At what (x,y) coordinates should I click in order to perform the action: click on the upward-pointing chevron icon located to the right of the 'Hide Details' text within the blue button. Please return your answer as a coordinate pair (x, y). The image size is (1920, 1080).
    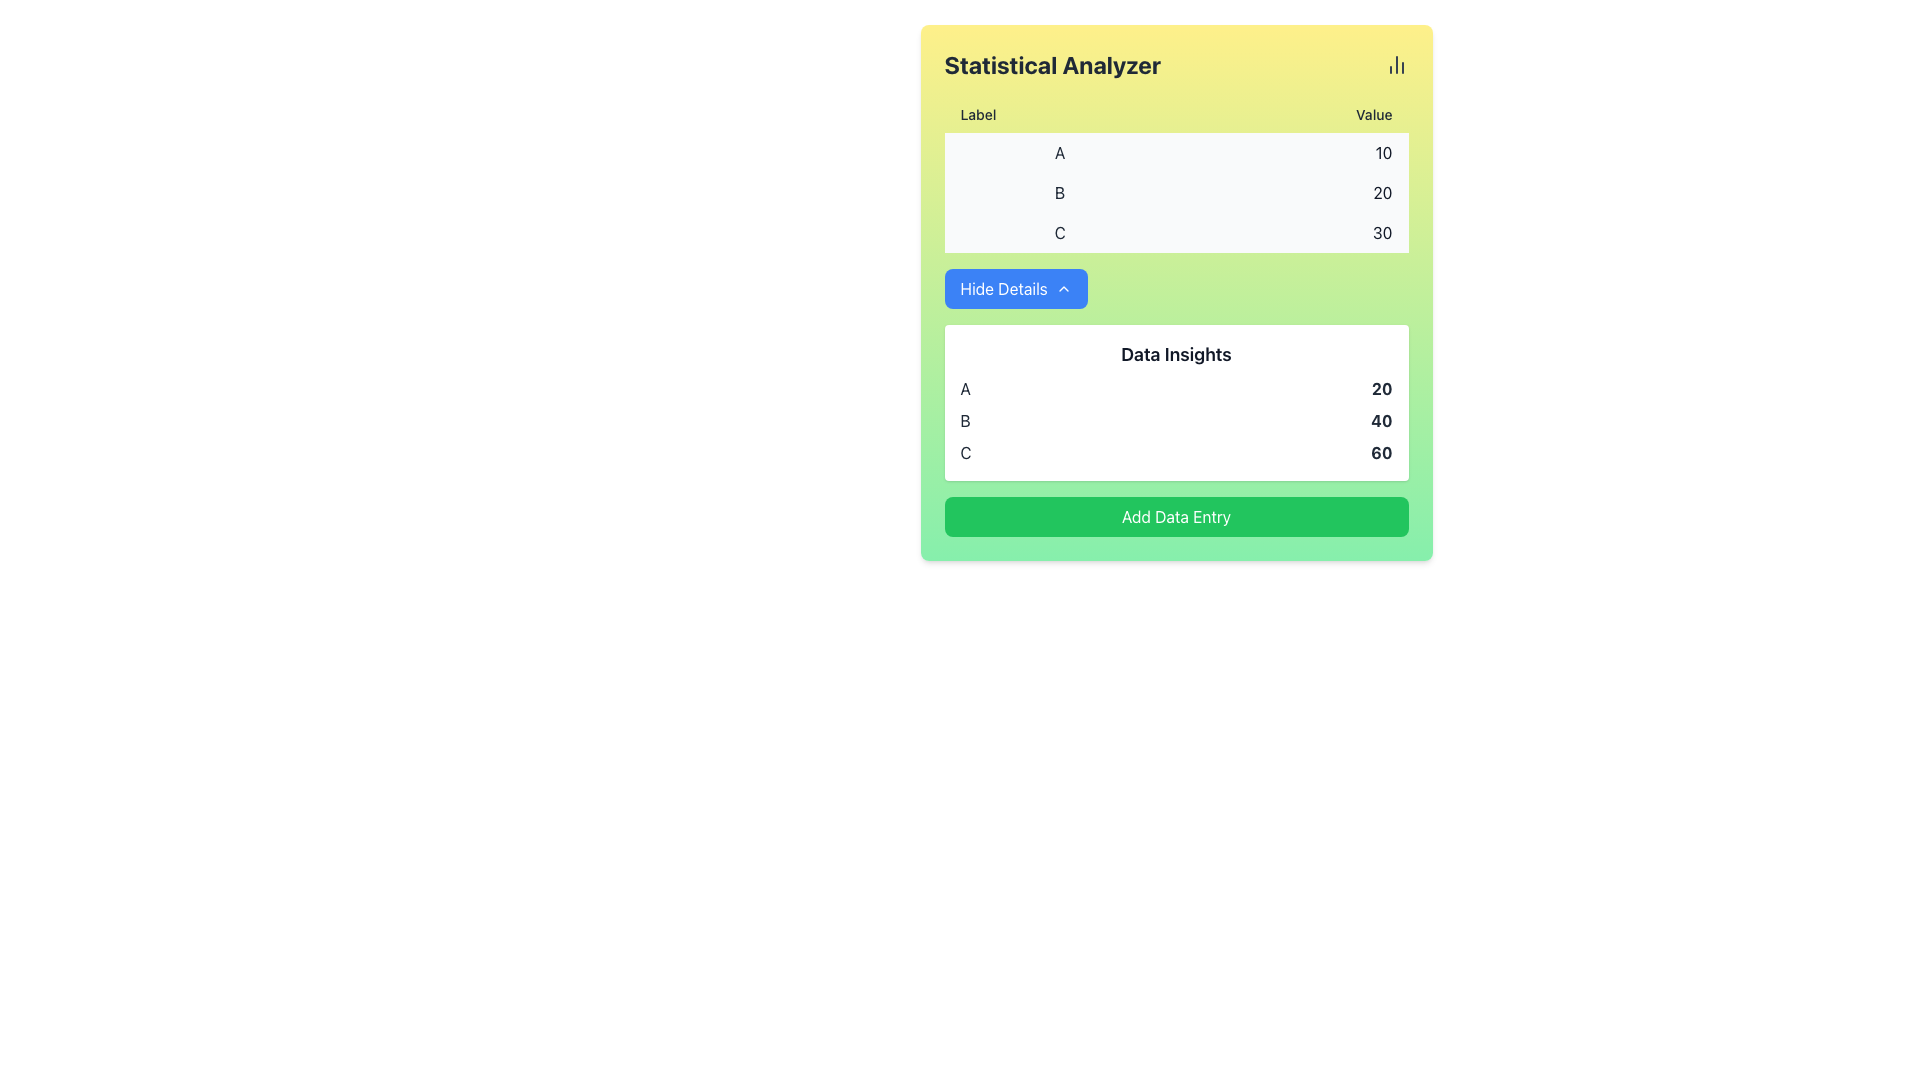
    Looking at the image, I should click on (1062, 289).